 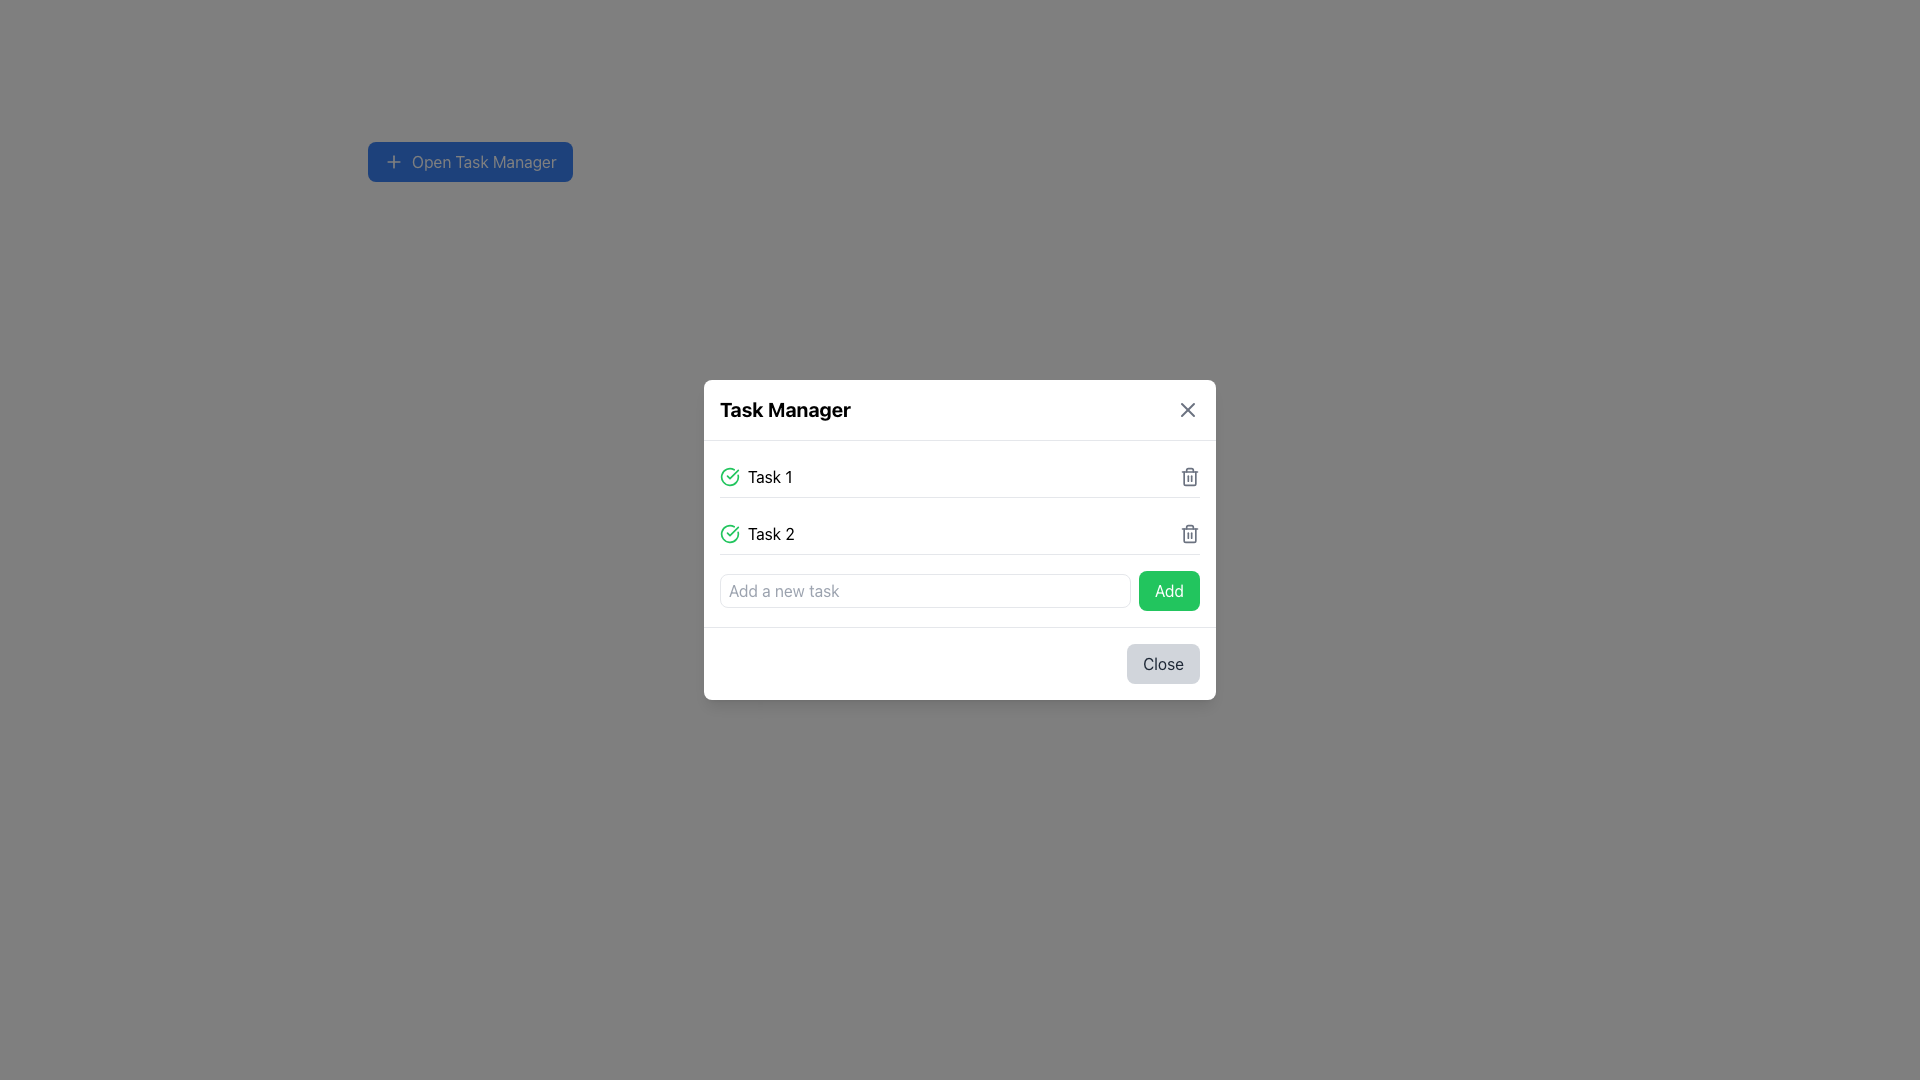 I want to click on the 'Add' button located in the 'Task Manager' modal dialog, so click(x=1169, y=589).